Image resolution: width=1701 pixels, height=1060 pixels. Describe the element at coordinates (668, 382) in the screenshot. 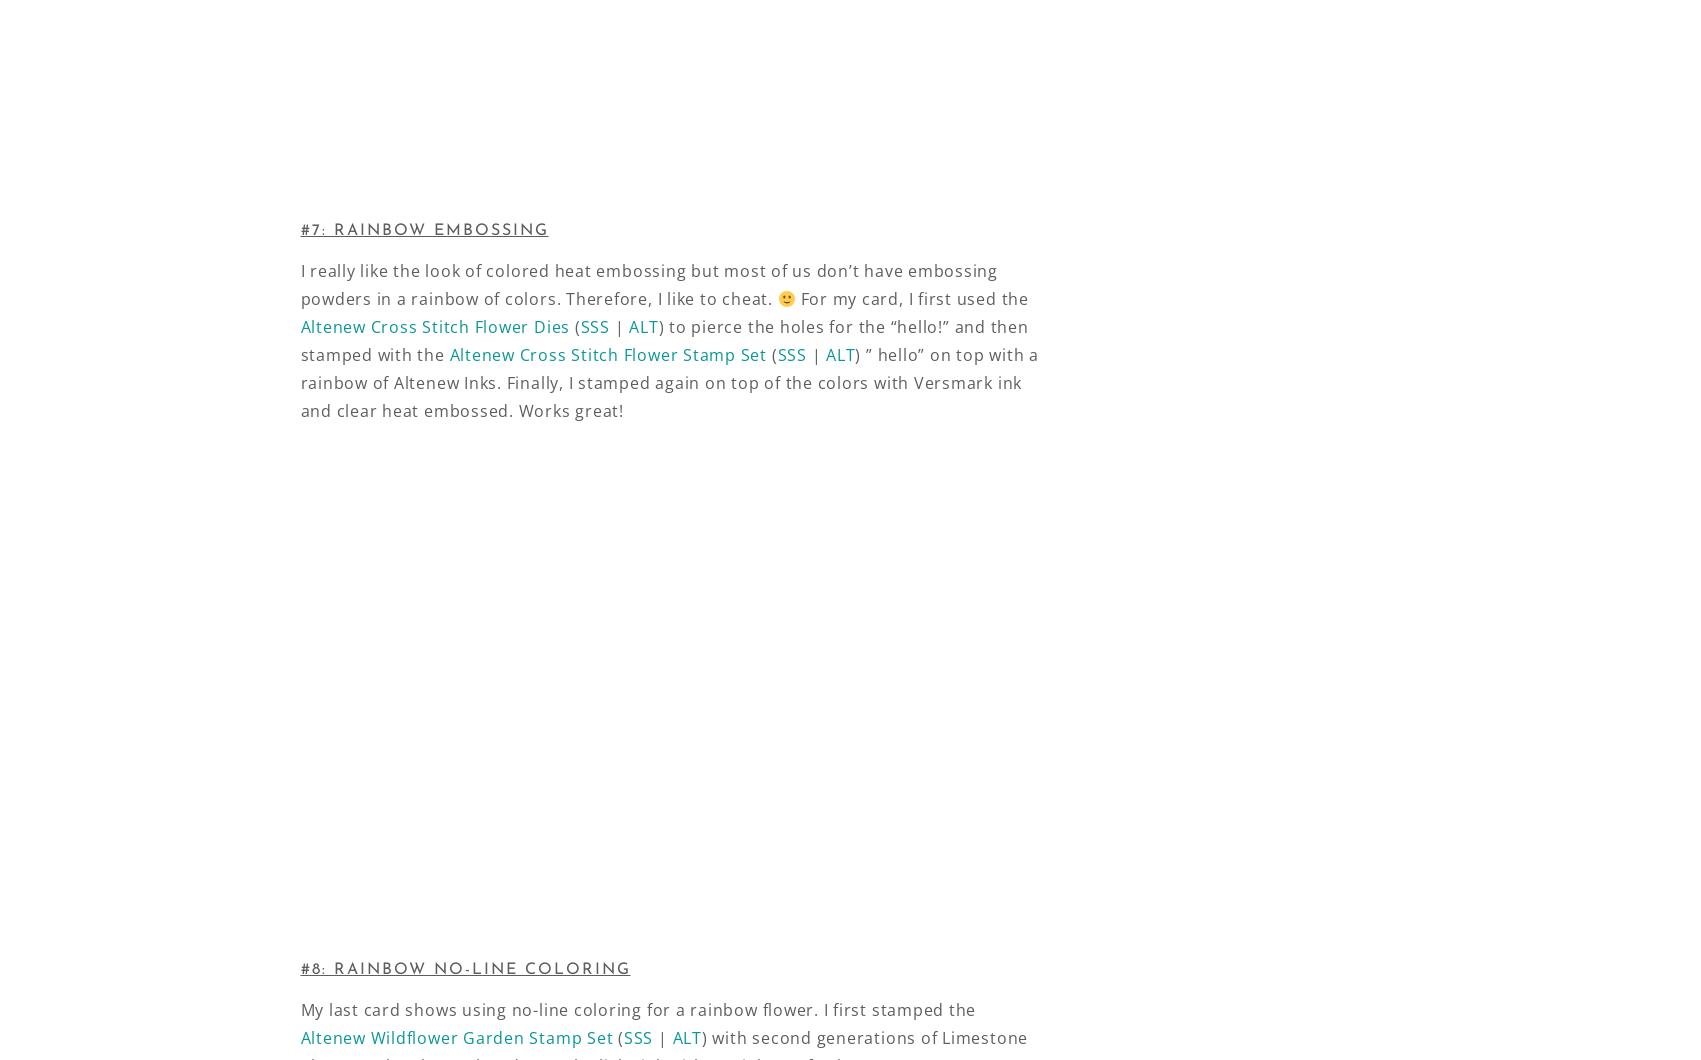

I see `') ” hello” on top with a rainbow of Altenew Inks. Finally, I stamped again on top of the colors with Versmark ink and clear heat embossed. Works great!'` at that location.